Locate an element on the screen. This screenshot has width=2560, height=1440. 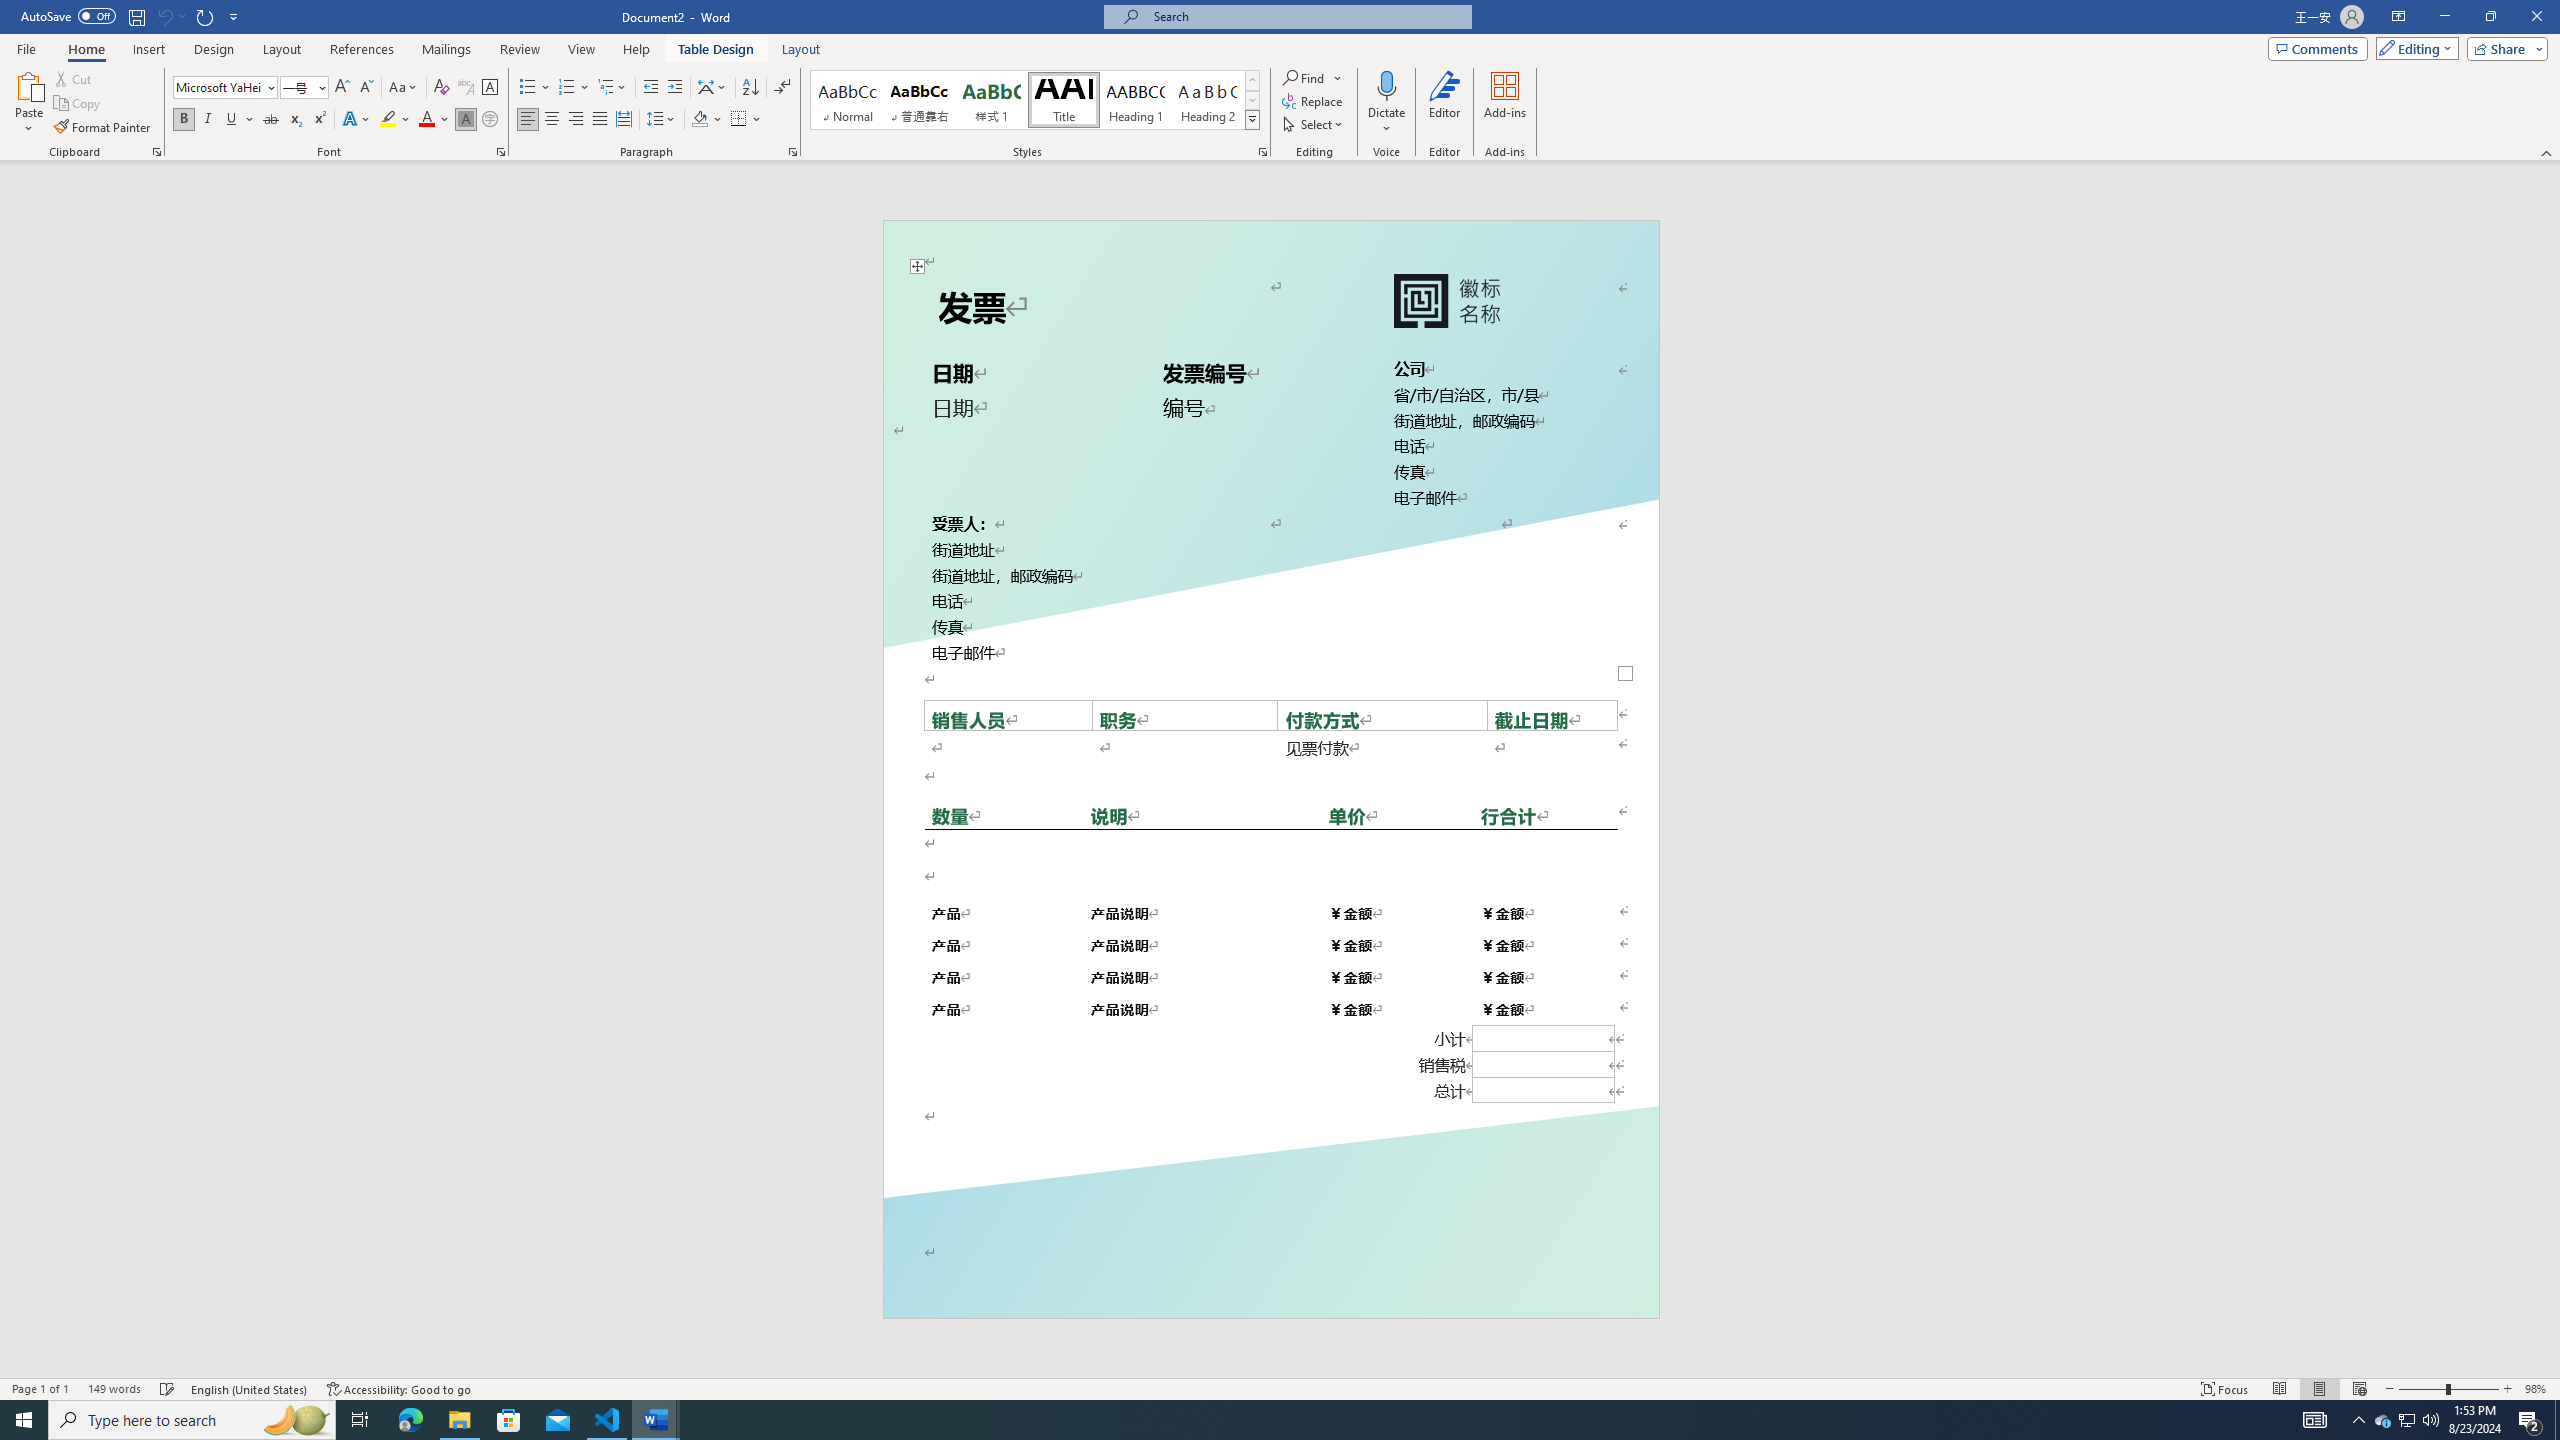
'Page 1 content' is located at coordinates (1271, 748).